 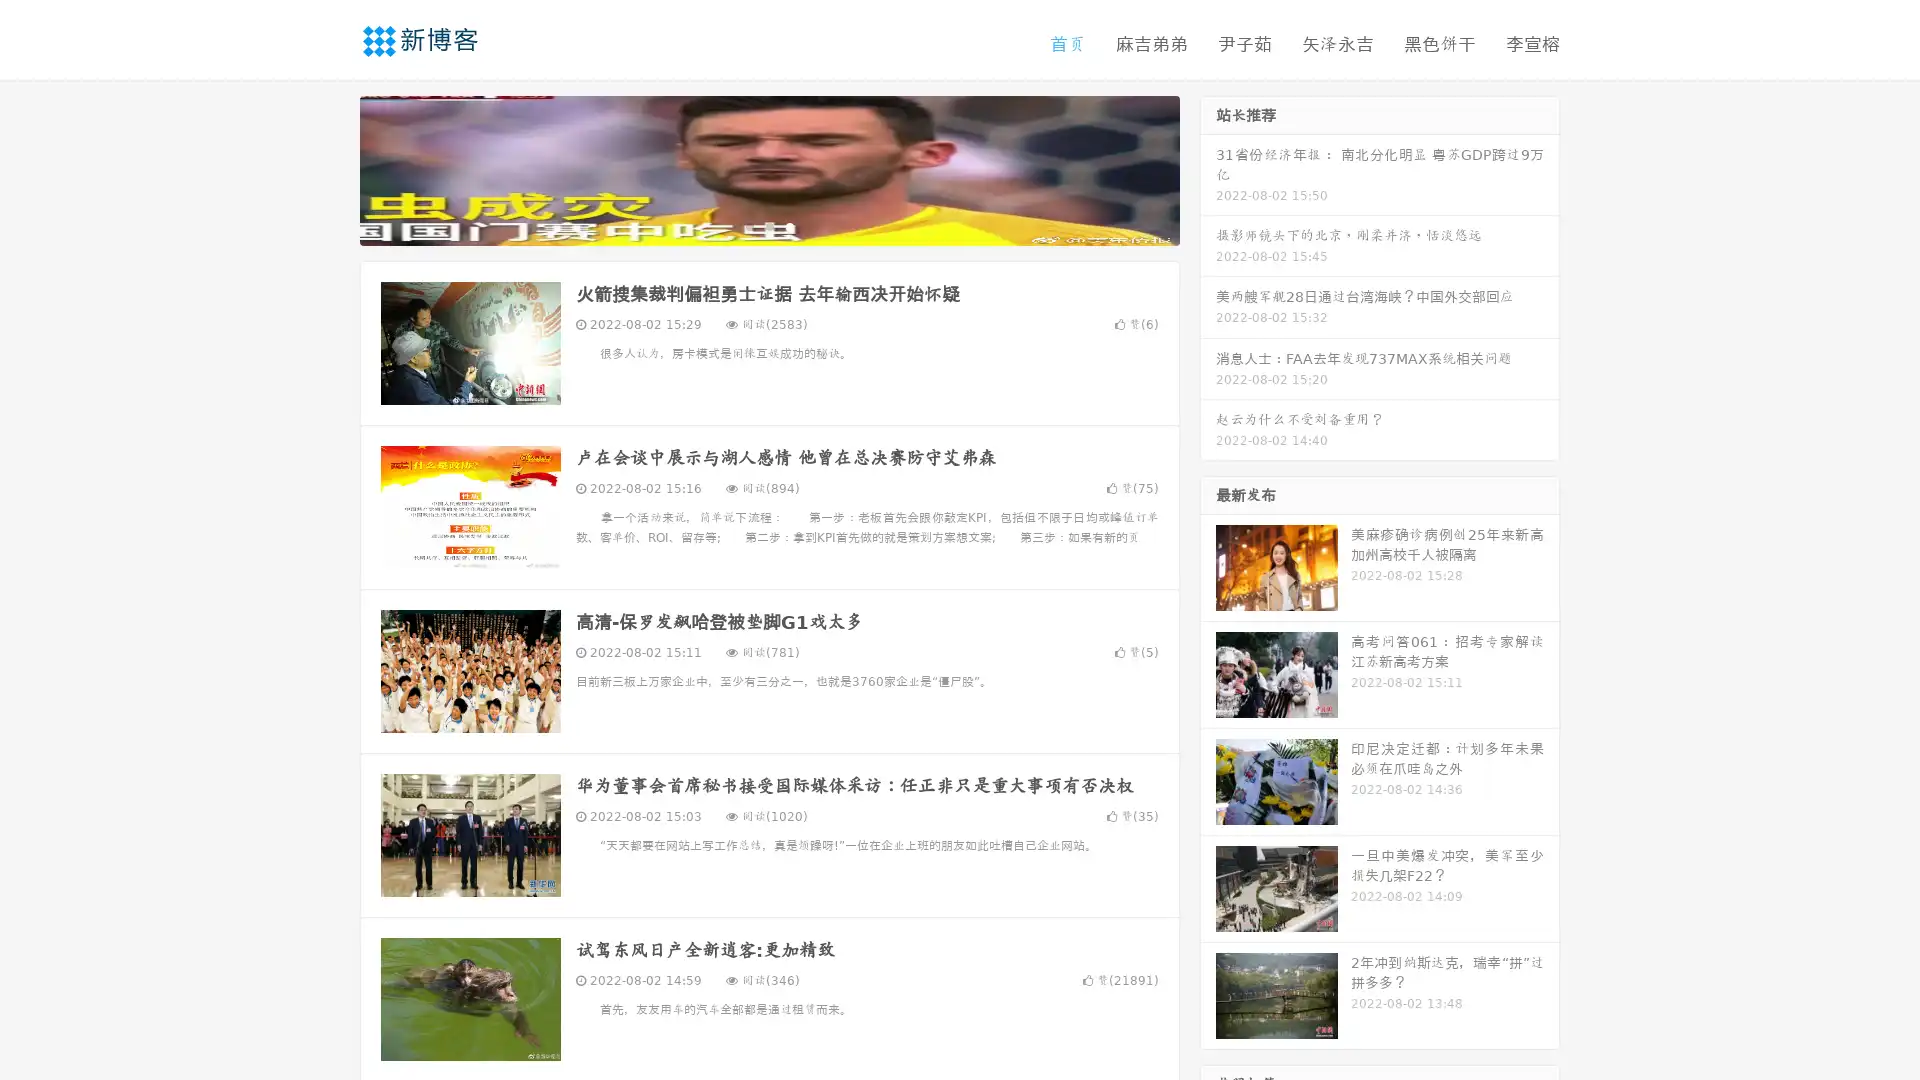 What do you see at coordinates (748, 225) in the screenshot?
I see `Go to slide 1` at bounding box center [748, 225].